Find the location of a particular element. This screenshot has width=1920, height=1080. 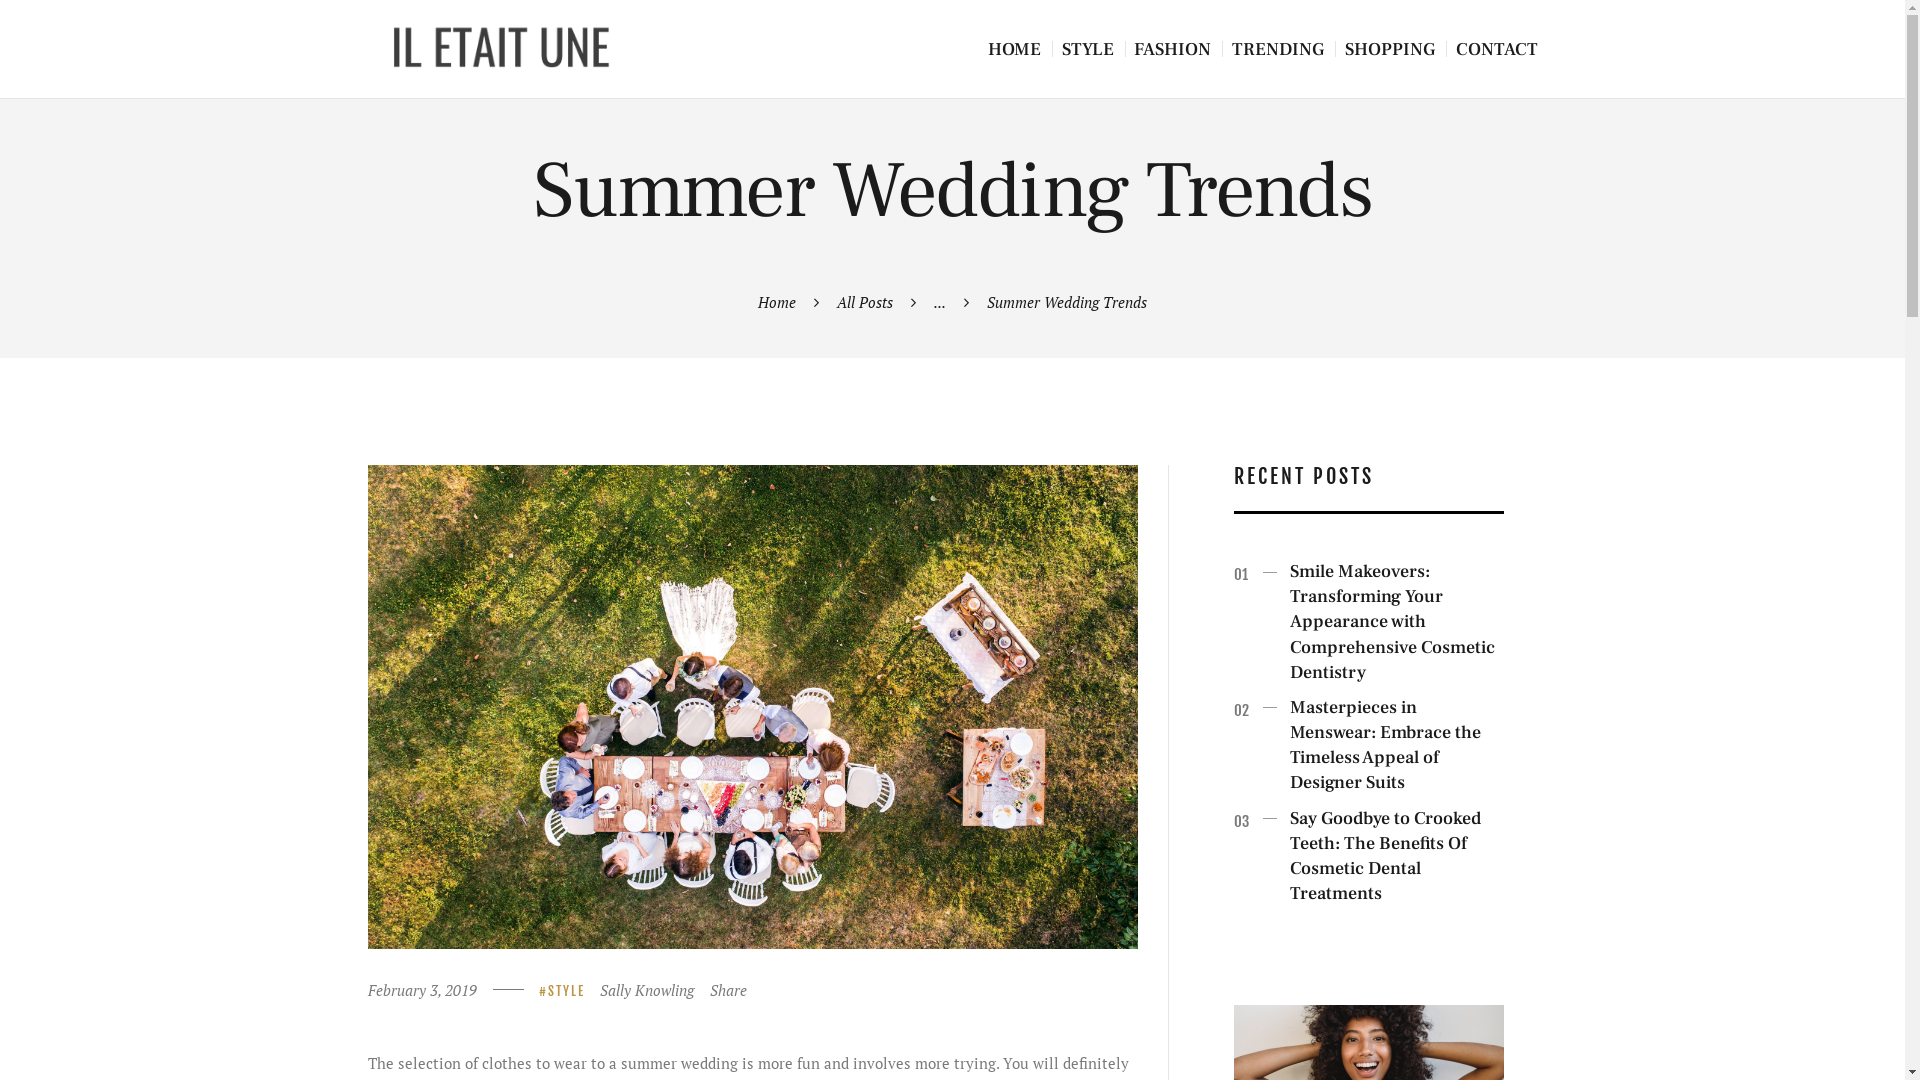

'Sally Knowling' is located at coordinates (654, 990).